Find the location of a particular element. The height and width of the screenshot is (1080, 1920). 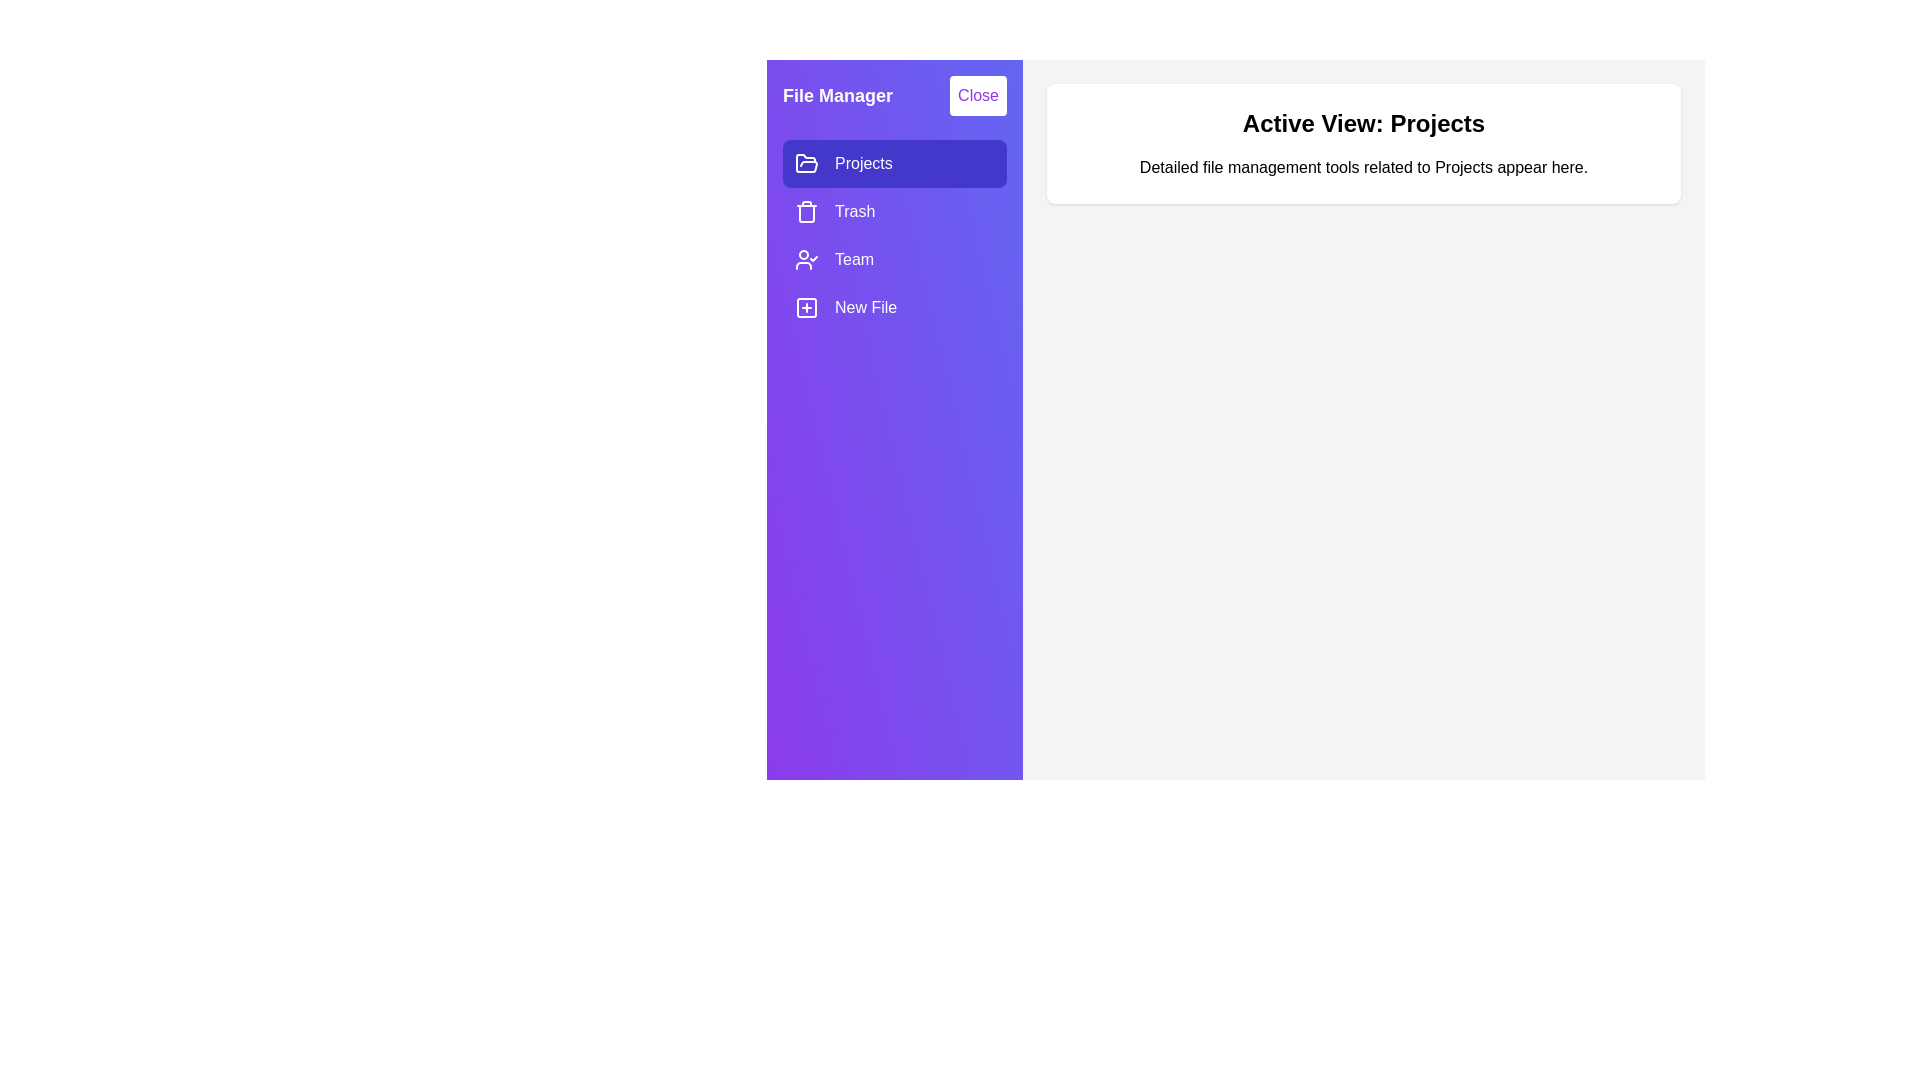

'Close' button to hide the drawer is located at coordinates (978, 96).